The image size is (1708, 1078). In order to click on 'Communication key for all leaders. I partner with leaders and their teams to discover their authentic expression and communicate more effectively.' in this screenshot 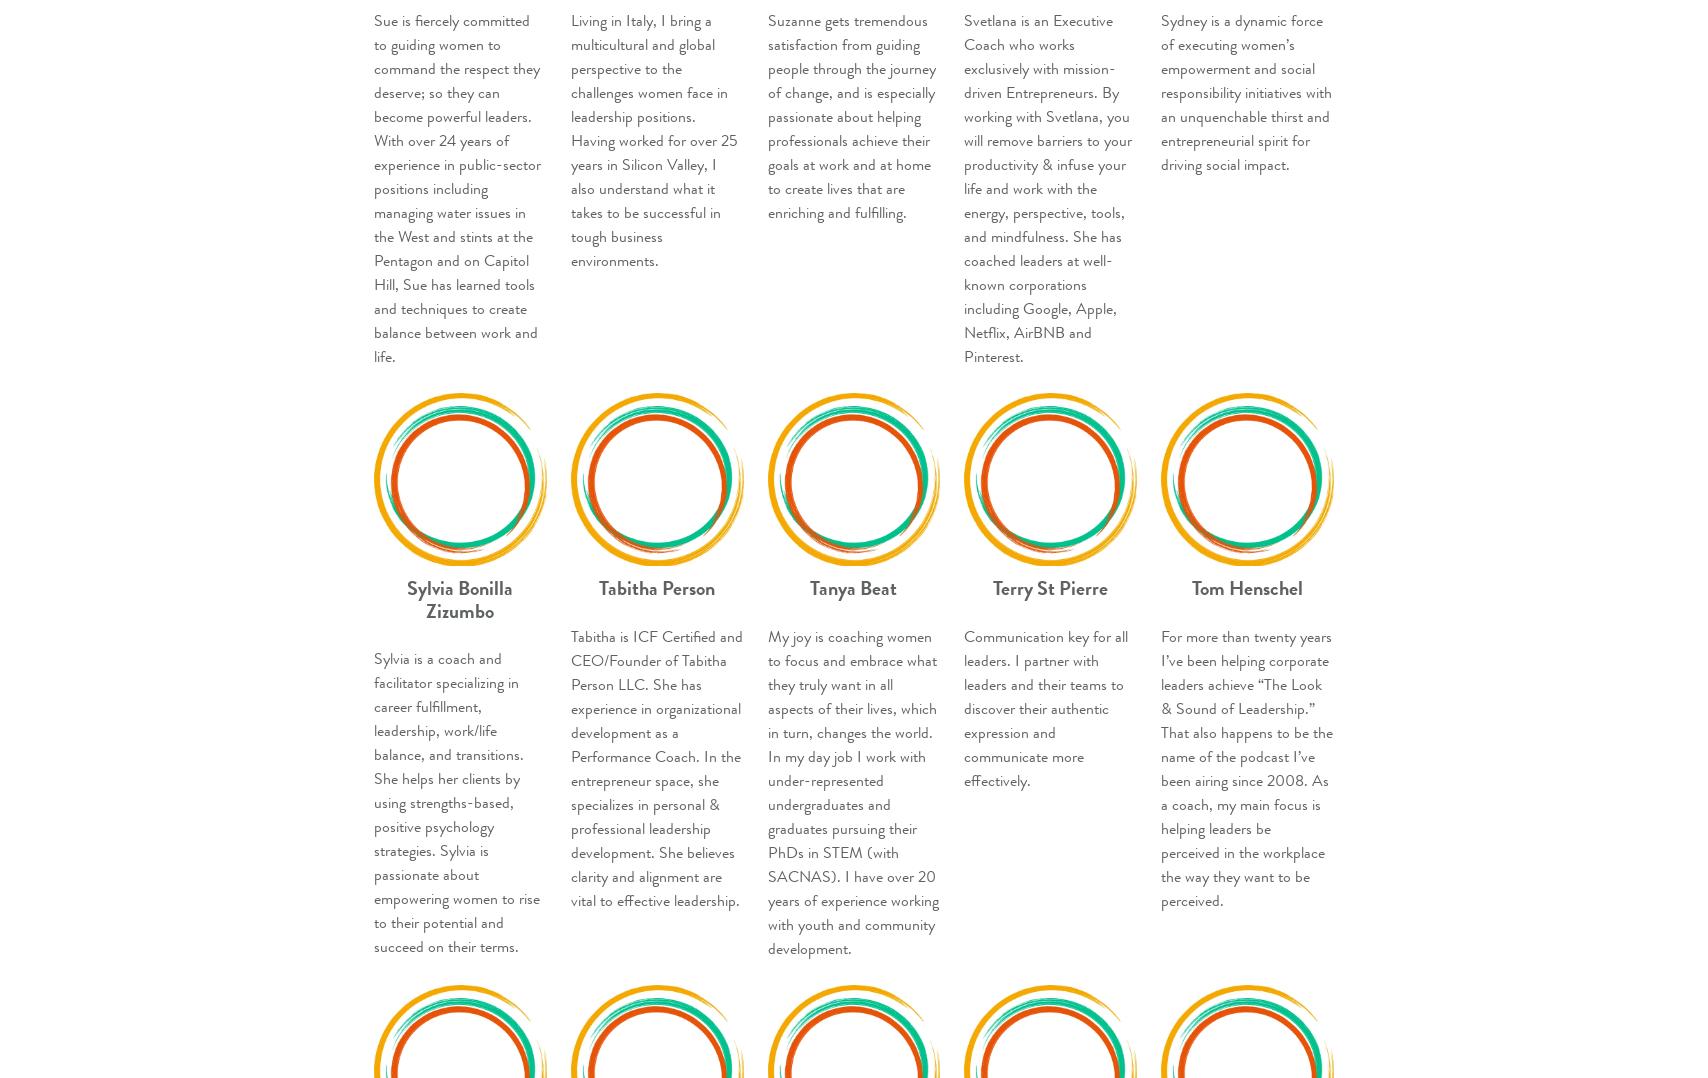, I will do `click(1045, 707)`.